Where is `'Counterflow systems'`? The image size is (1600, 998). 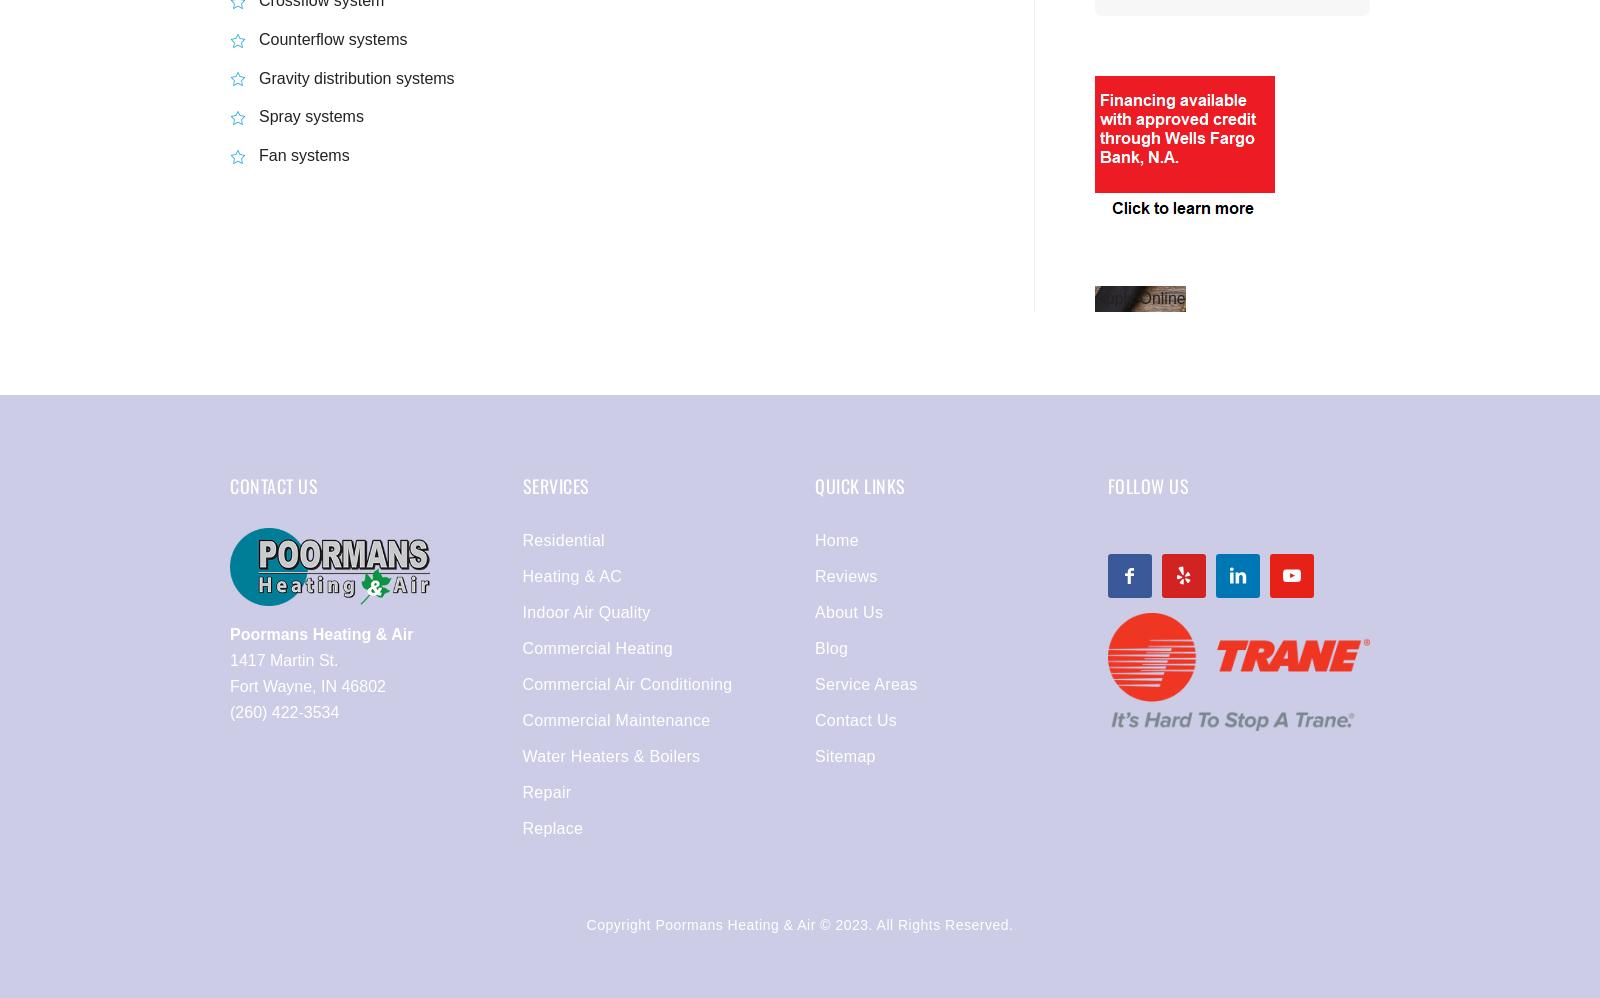
'Counterflow systems' is located at coordinates (332, 38).